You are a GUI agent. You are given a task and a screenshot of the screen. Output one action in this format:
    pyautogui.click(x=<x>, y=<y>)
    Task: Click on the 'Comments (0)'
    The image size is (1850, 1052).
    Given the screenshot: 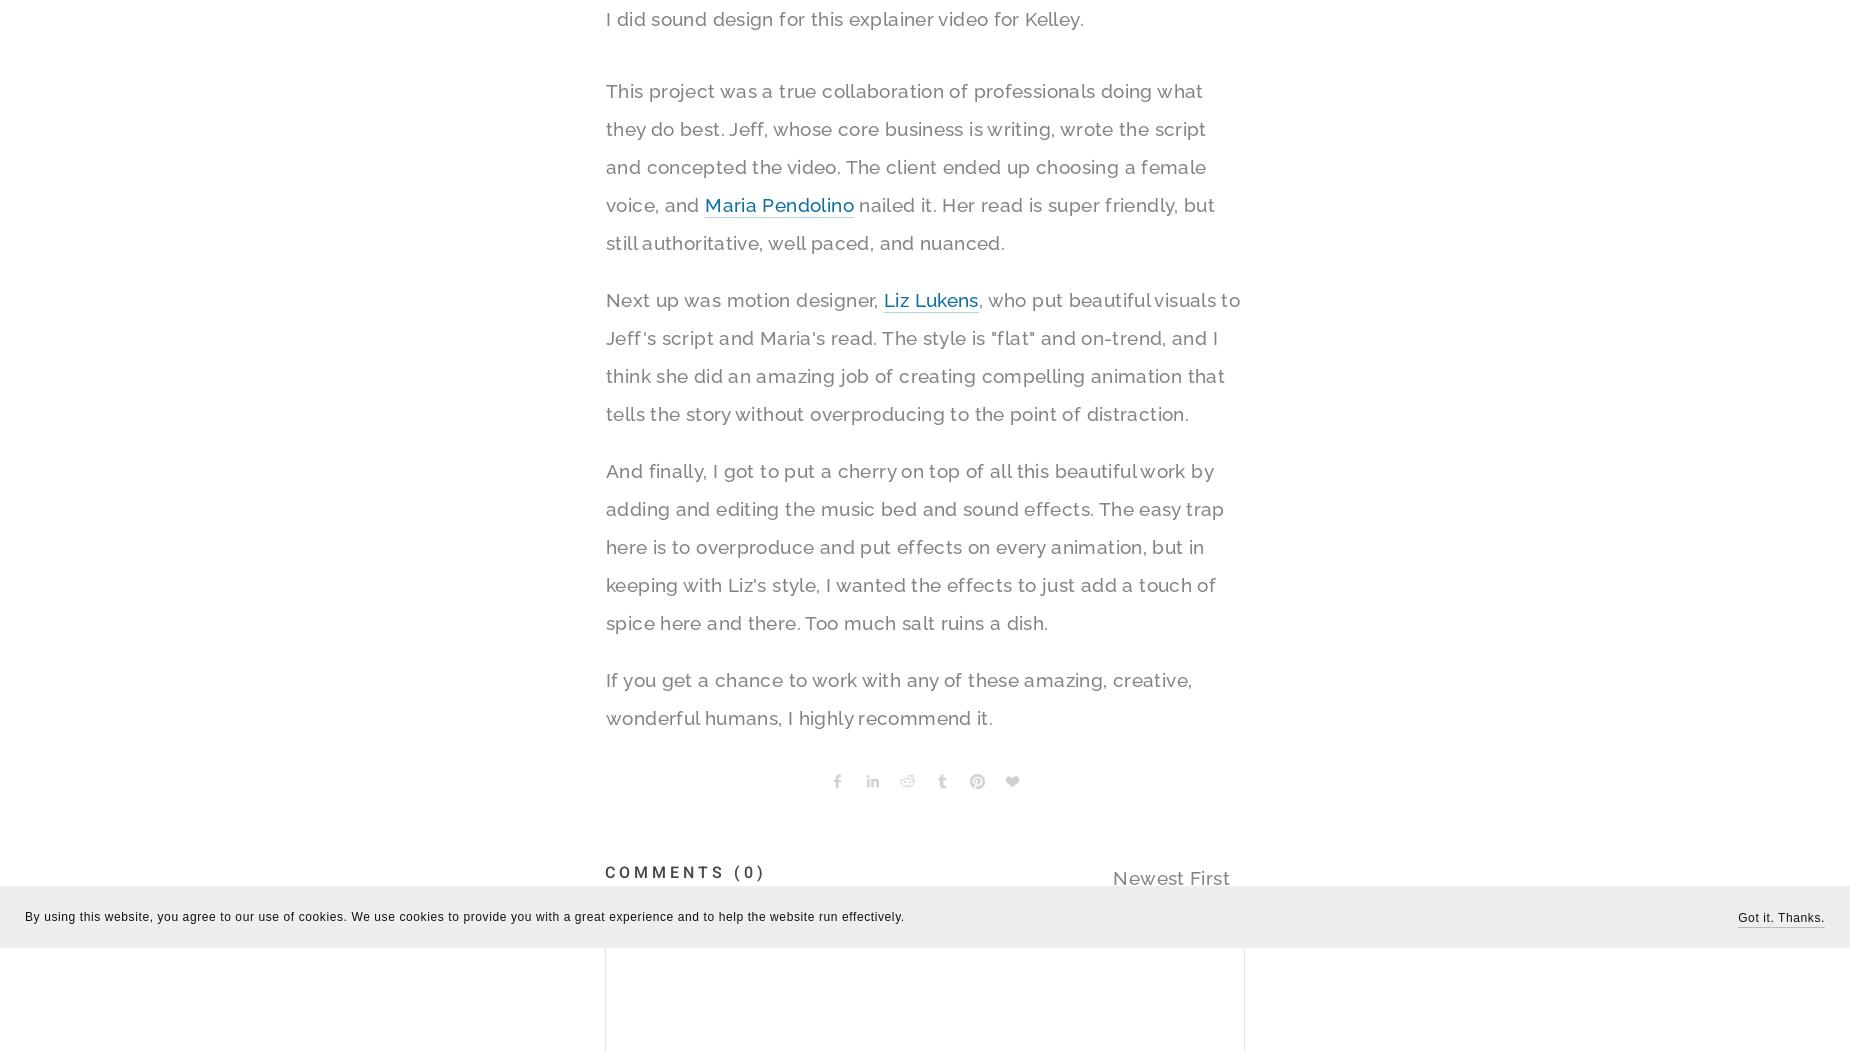 What is the action you would take?
    pyautogui.click(x=685, y=871)
    